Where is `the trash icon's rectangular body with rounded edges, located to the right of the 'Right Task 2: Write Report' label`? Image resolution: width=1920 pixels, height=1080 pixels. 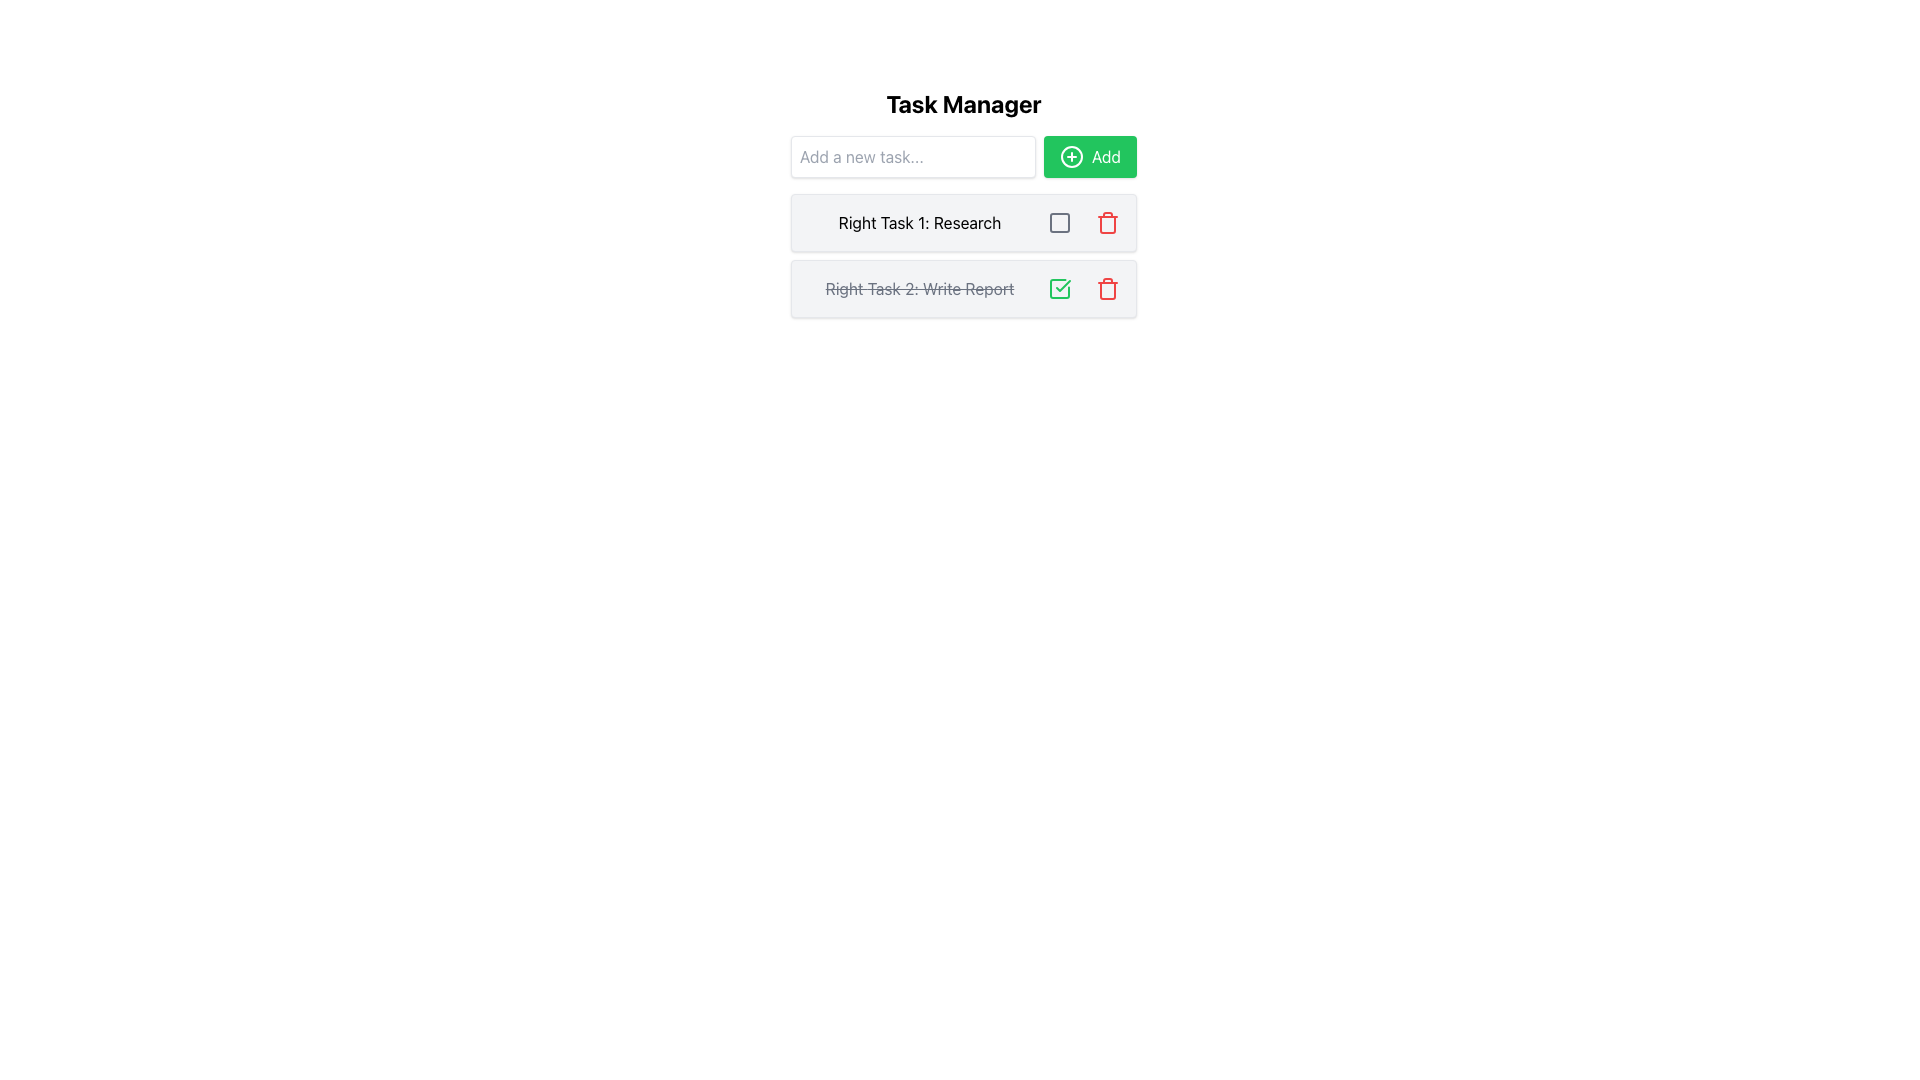 the trash icon's rectangular body with rounded edges, located to the right of the 'Right Task 2: Write Report' label is located at coordinates (1107, 290).